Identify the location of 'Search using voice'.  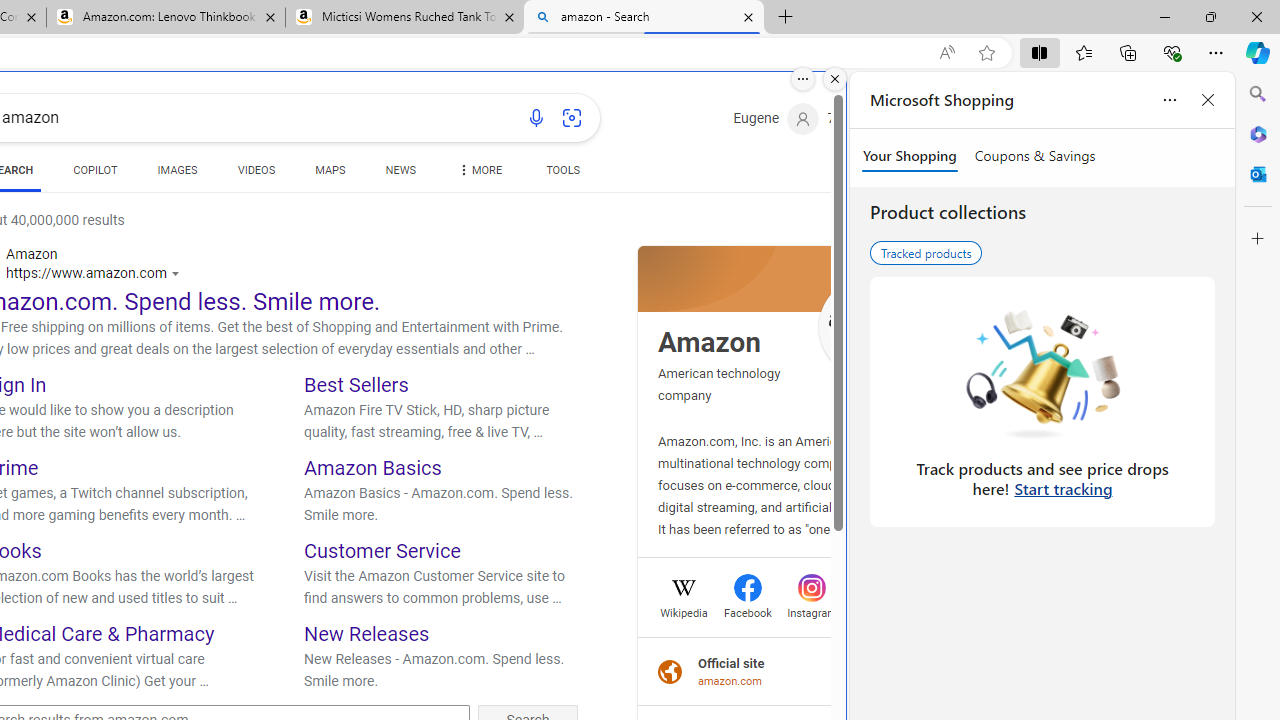
(536, 118).